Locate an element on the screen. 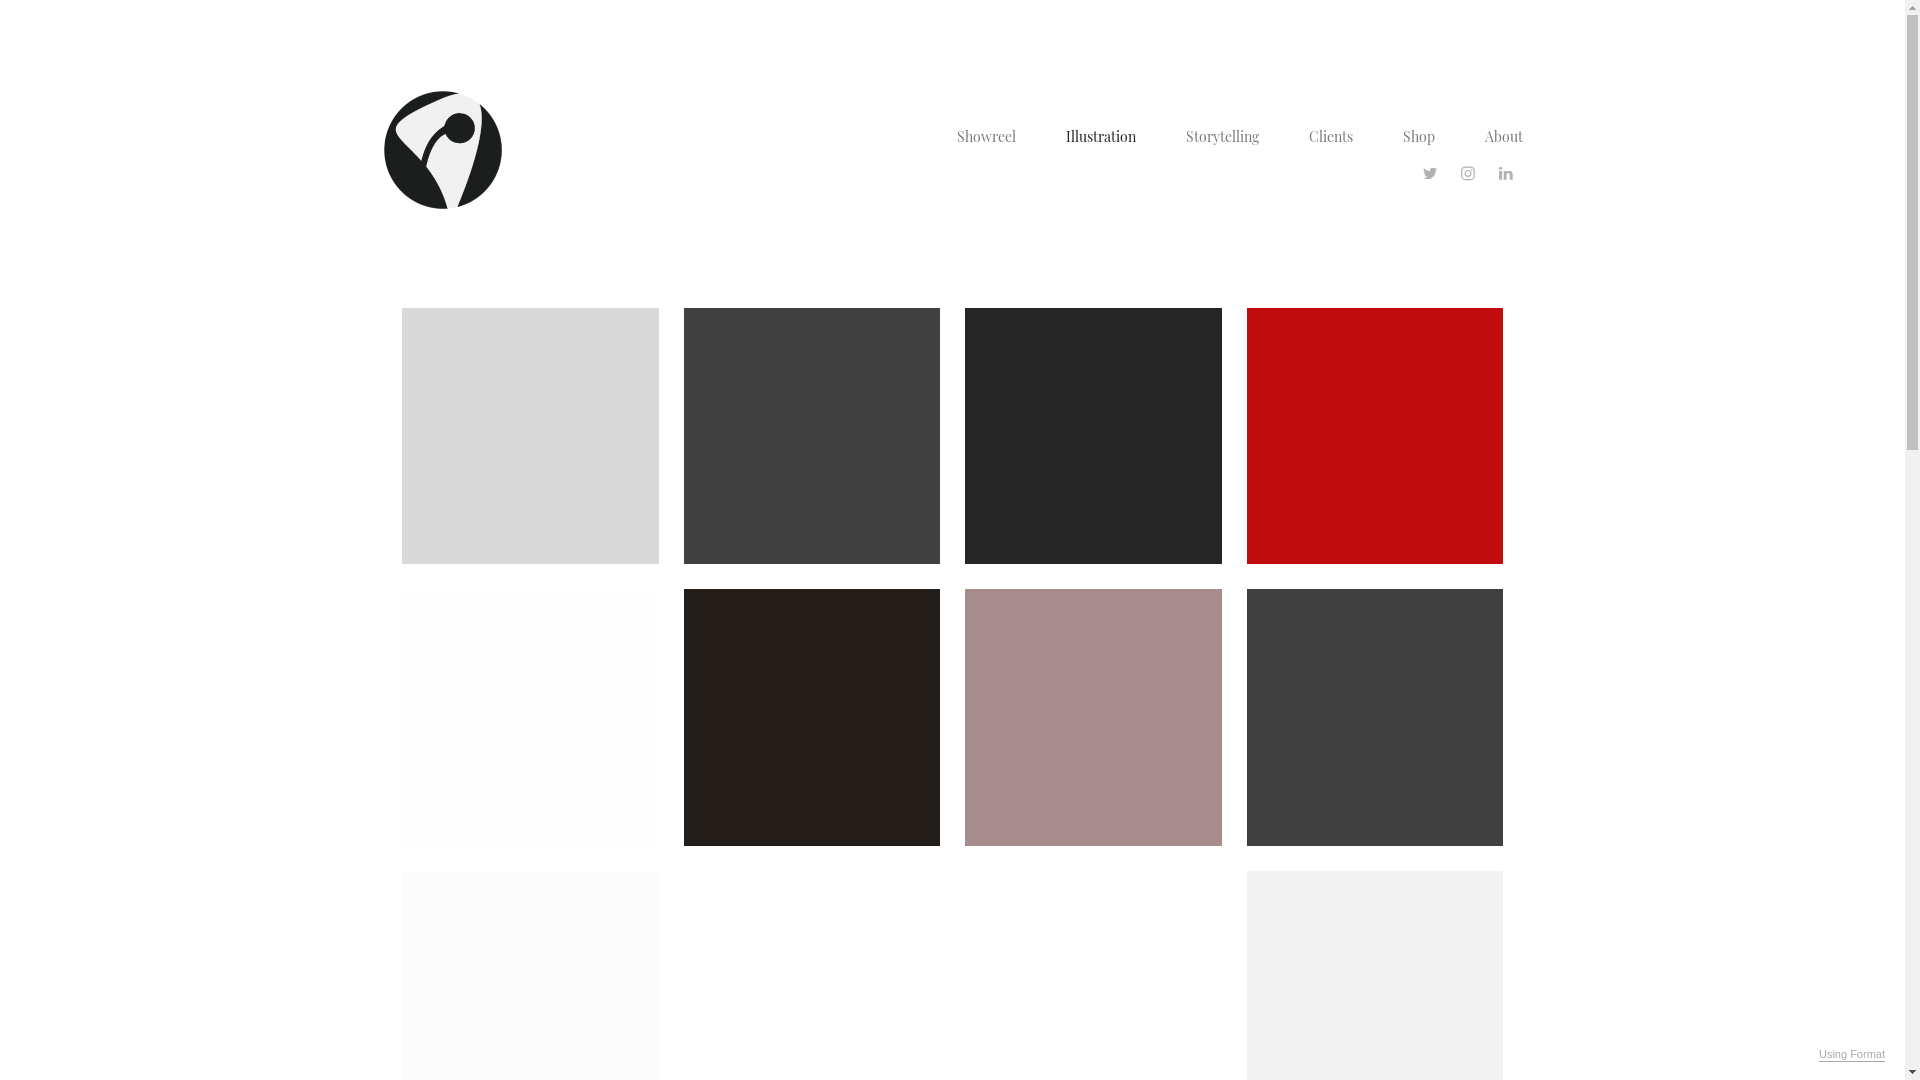 This screenshot has height=1080, width=1920. 'Clients' is located at coordinates (1329, 135).